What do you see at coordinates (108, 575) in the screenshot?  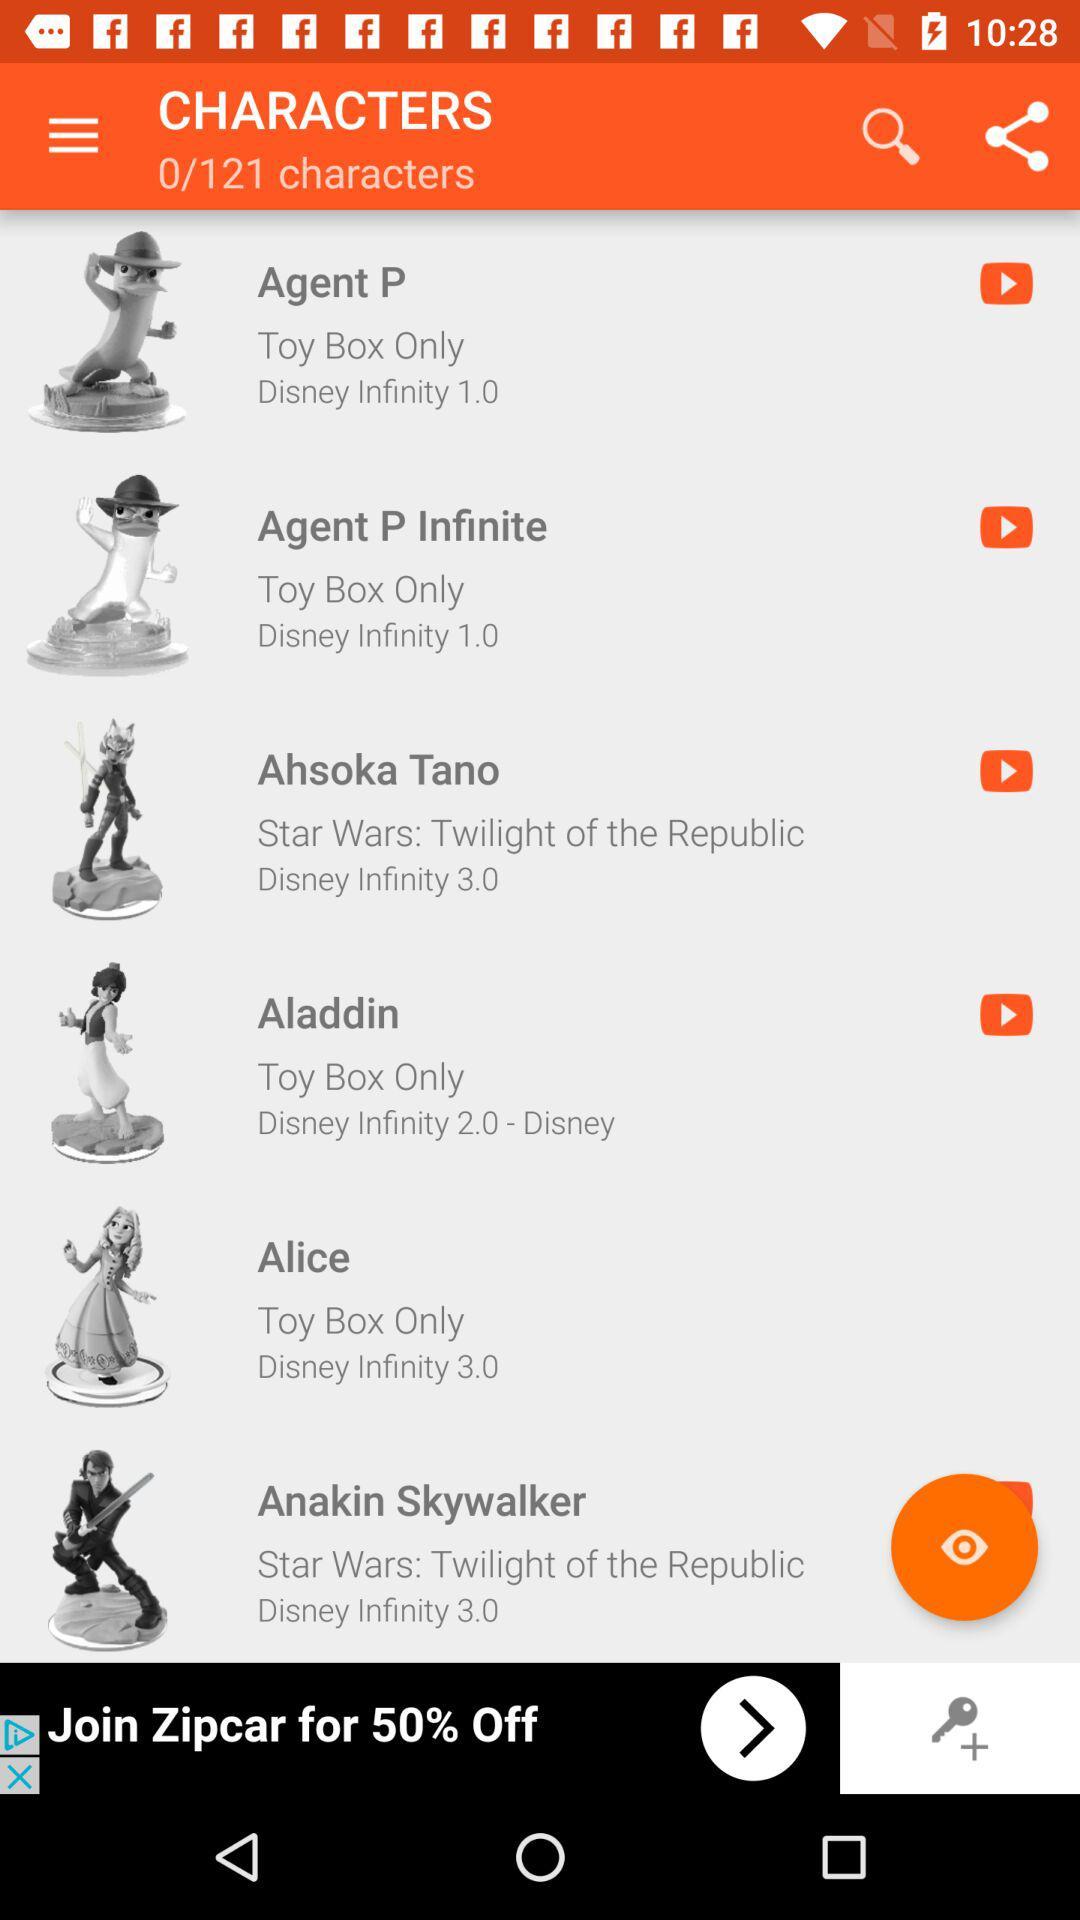 I see `the image left side to agent p infinite` at bounding box center [108, 575].